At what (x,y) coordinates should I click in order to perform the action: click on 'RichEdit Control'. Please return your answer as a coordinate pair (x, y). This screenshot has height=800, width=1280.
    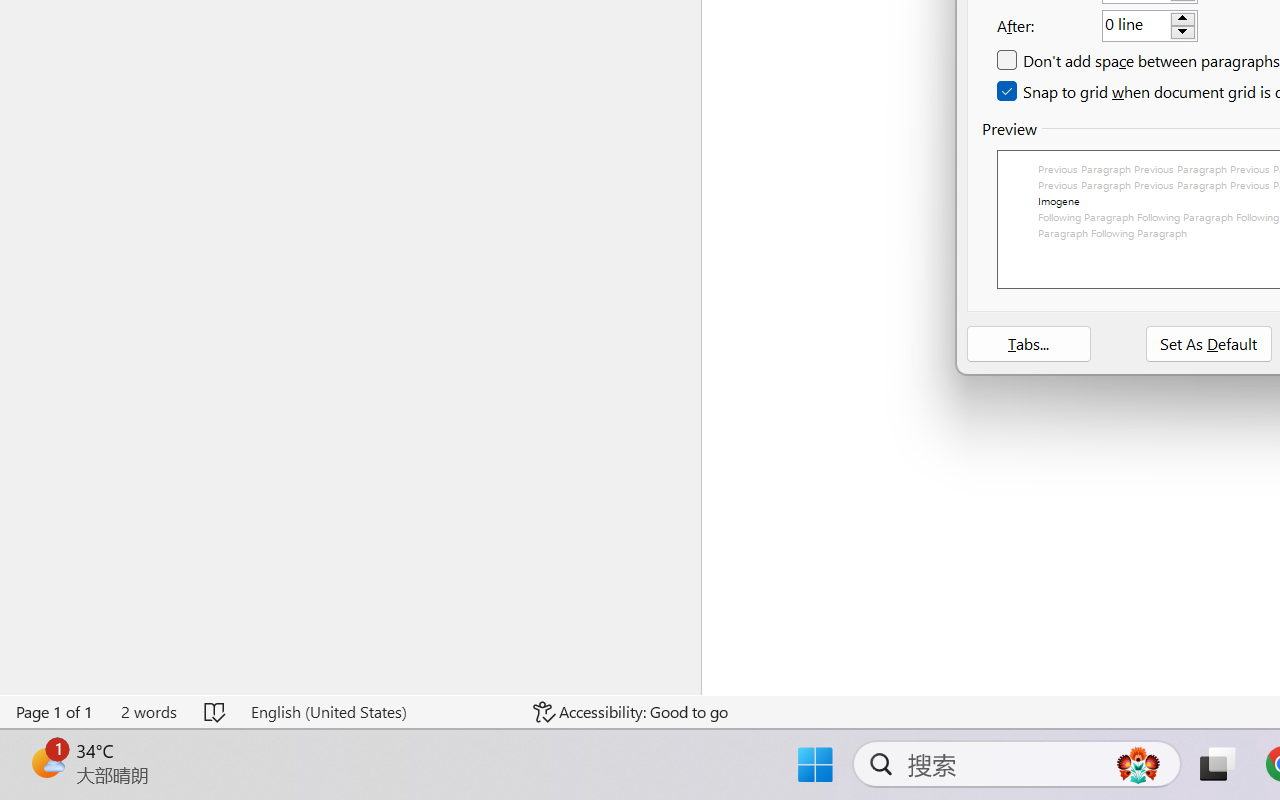
    Looking at the image, I should click on (1136, 26).